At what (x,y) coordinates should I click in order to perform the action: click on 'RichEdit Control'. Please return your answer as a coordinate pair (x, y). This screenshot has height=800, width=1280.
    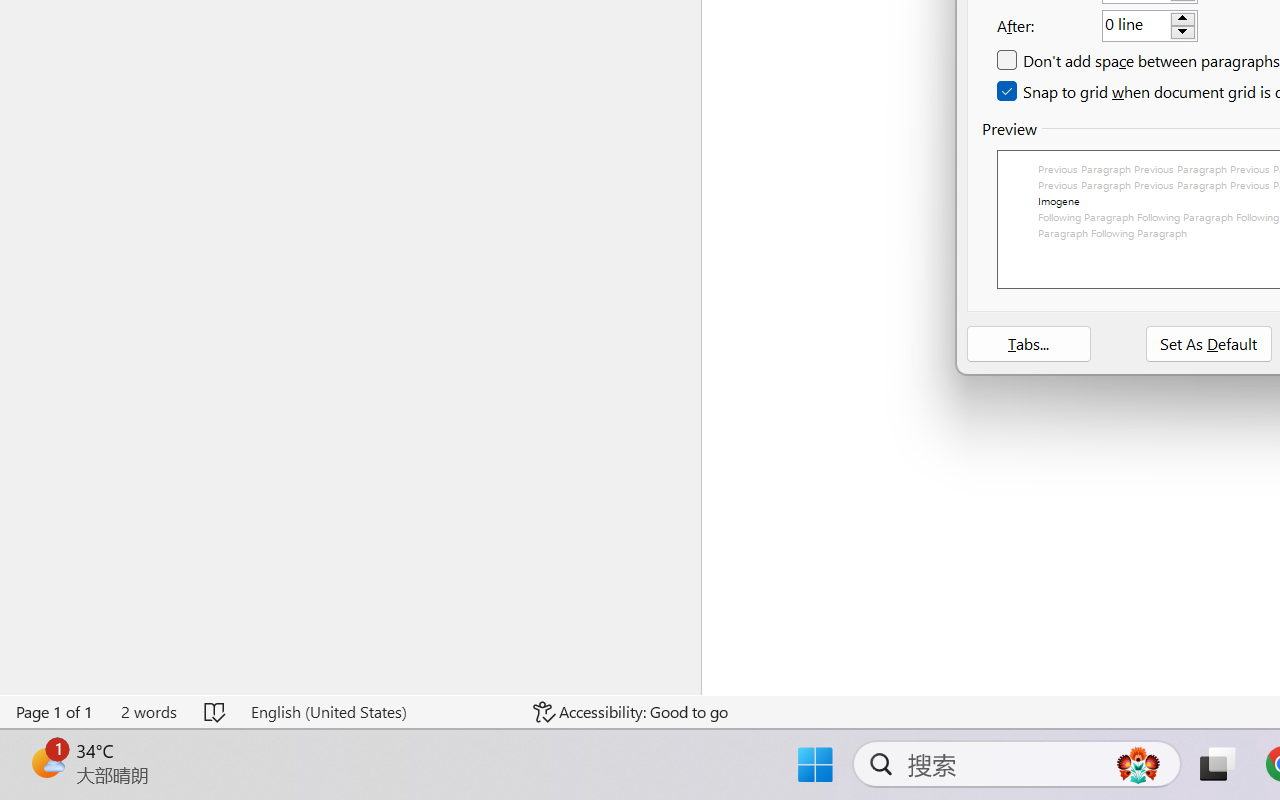
    Looking at the image, I should click on (1136, 26).